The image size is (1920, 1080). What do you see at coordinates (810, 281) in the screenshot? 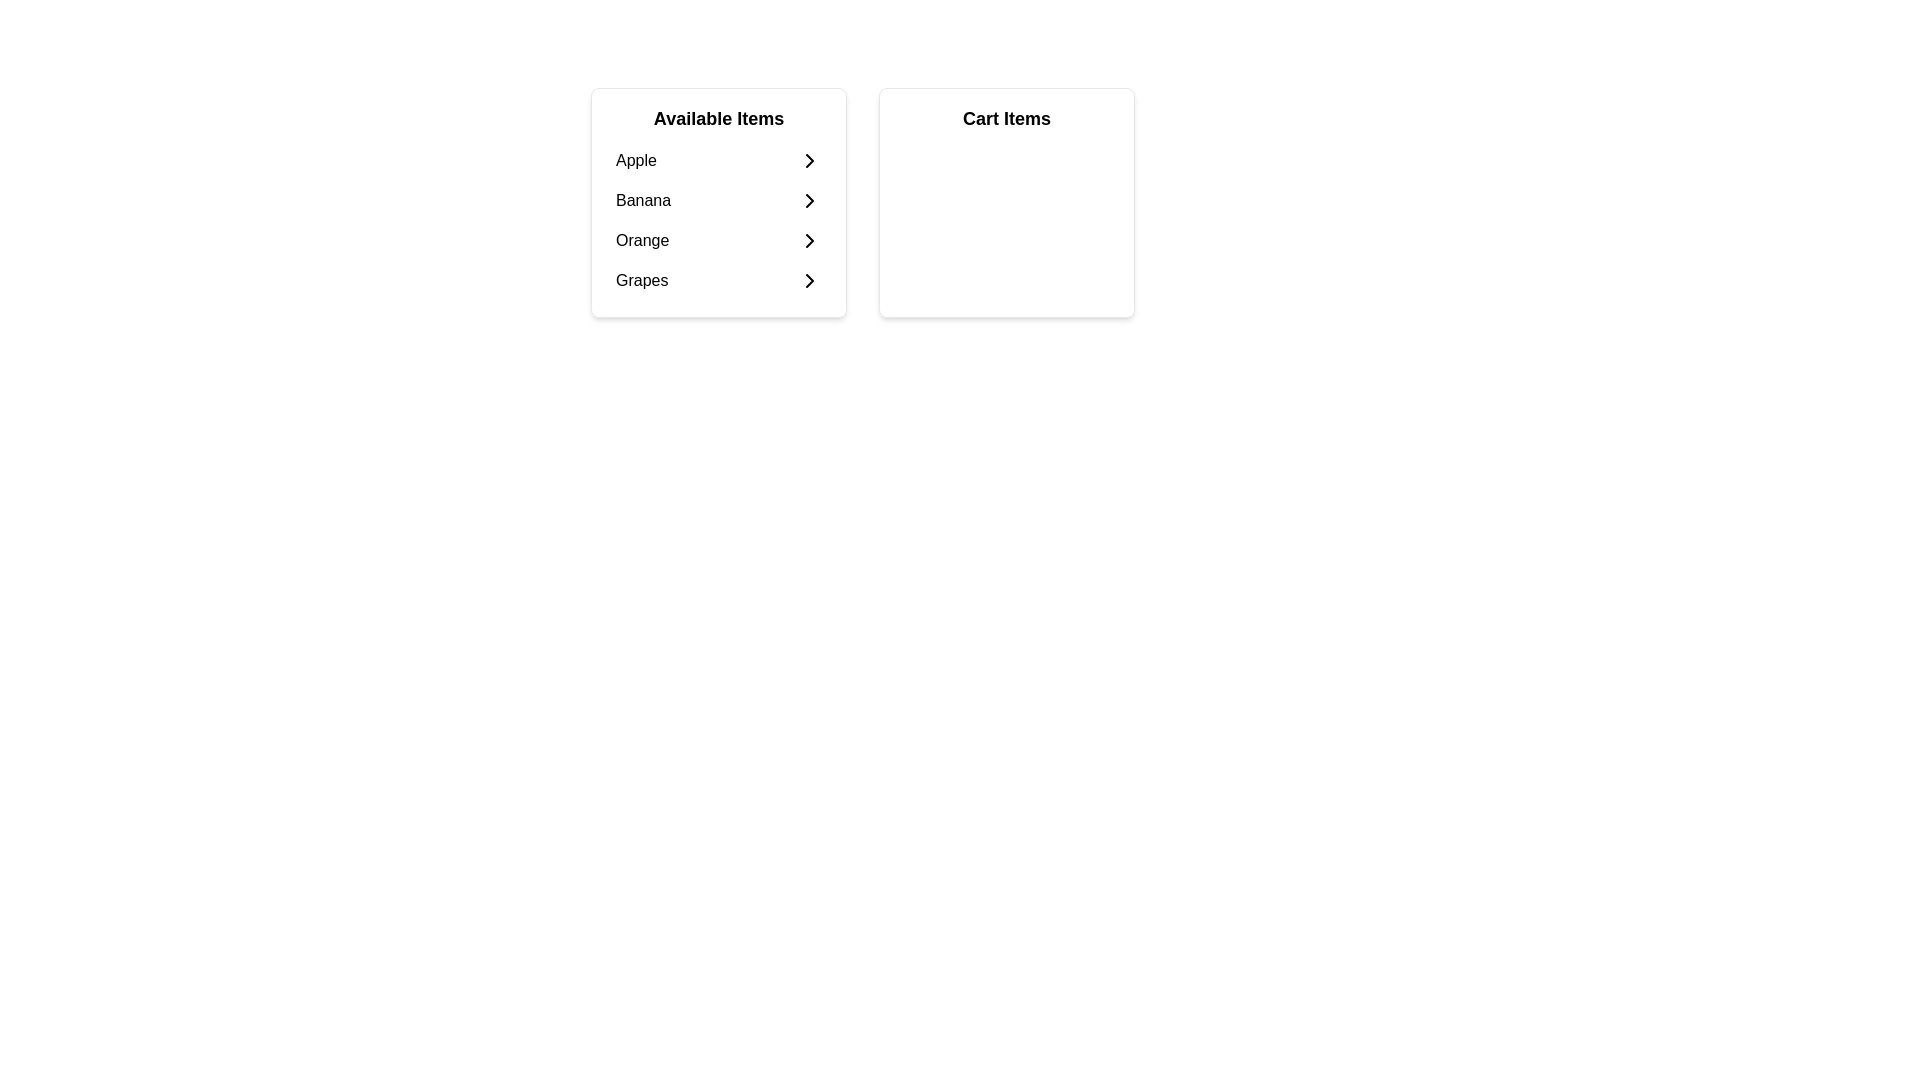
I see `the interactive icon located to the right of the item labeled 'Grapes' in the 'Available Items' section` at bounding box center [810, 281].